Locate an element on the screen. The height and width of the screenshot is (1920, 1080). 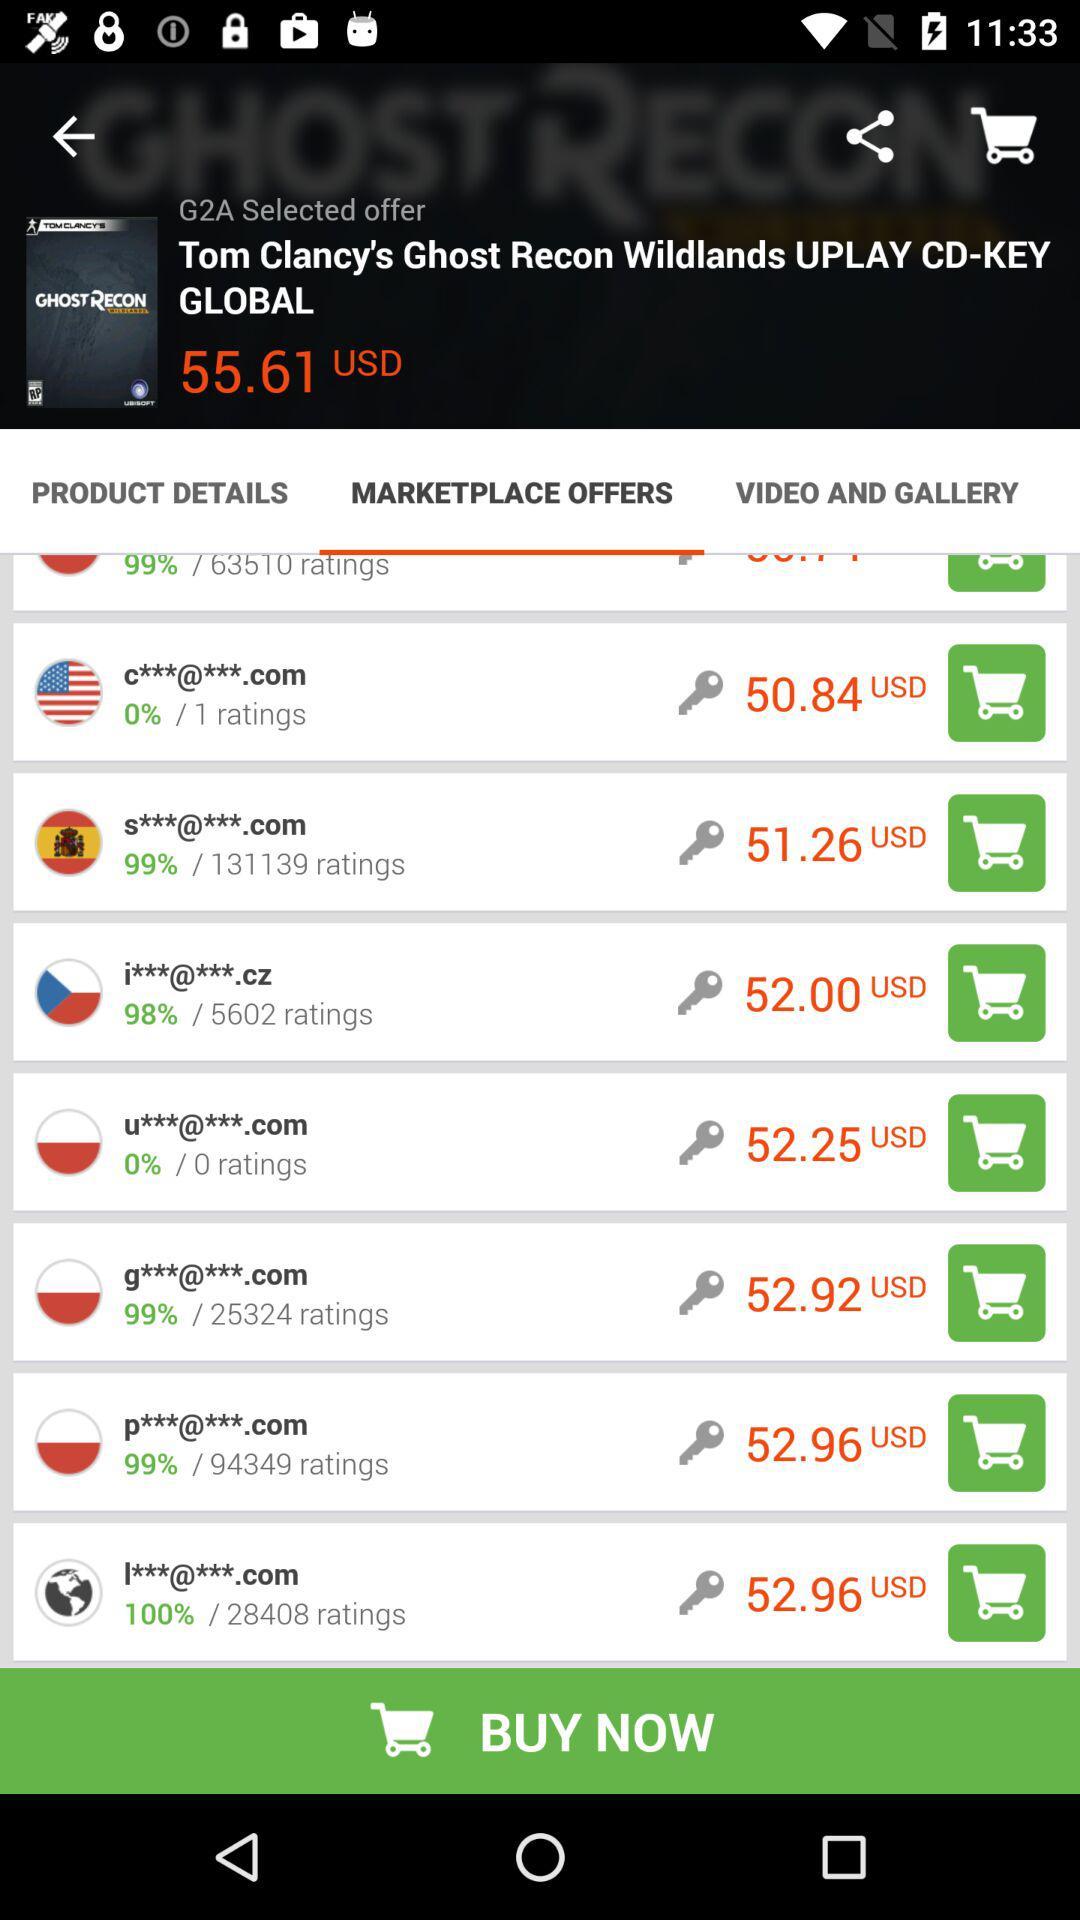
buy option is located at coordinates (996, 1292).